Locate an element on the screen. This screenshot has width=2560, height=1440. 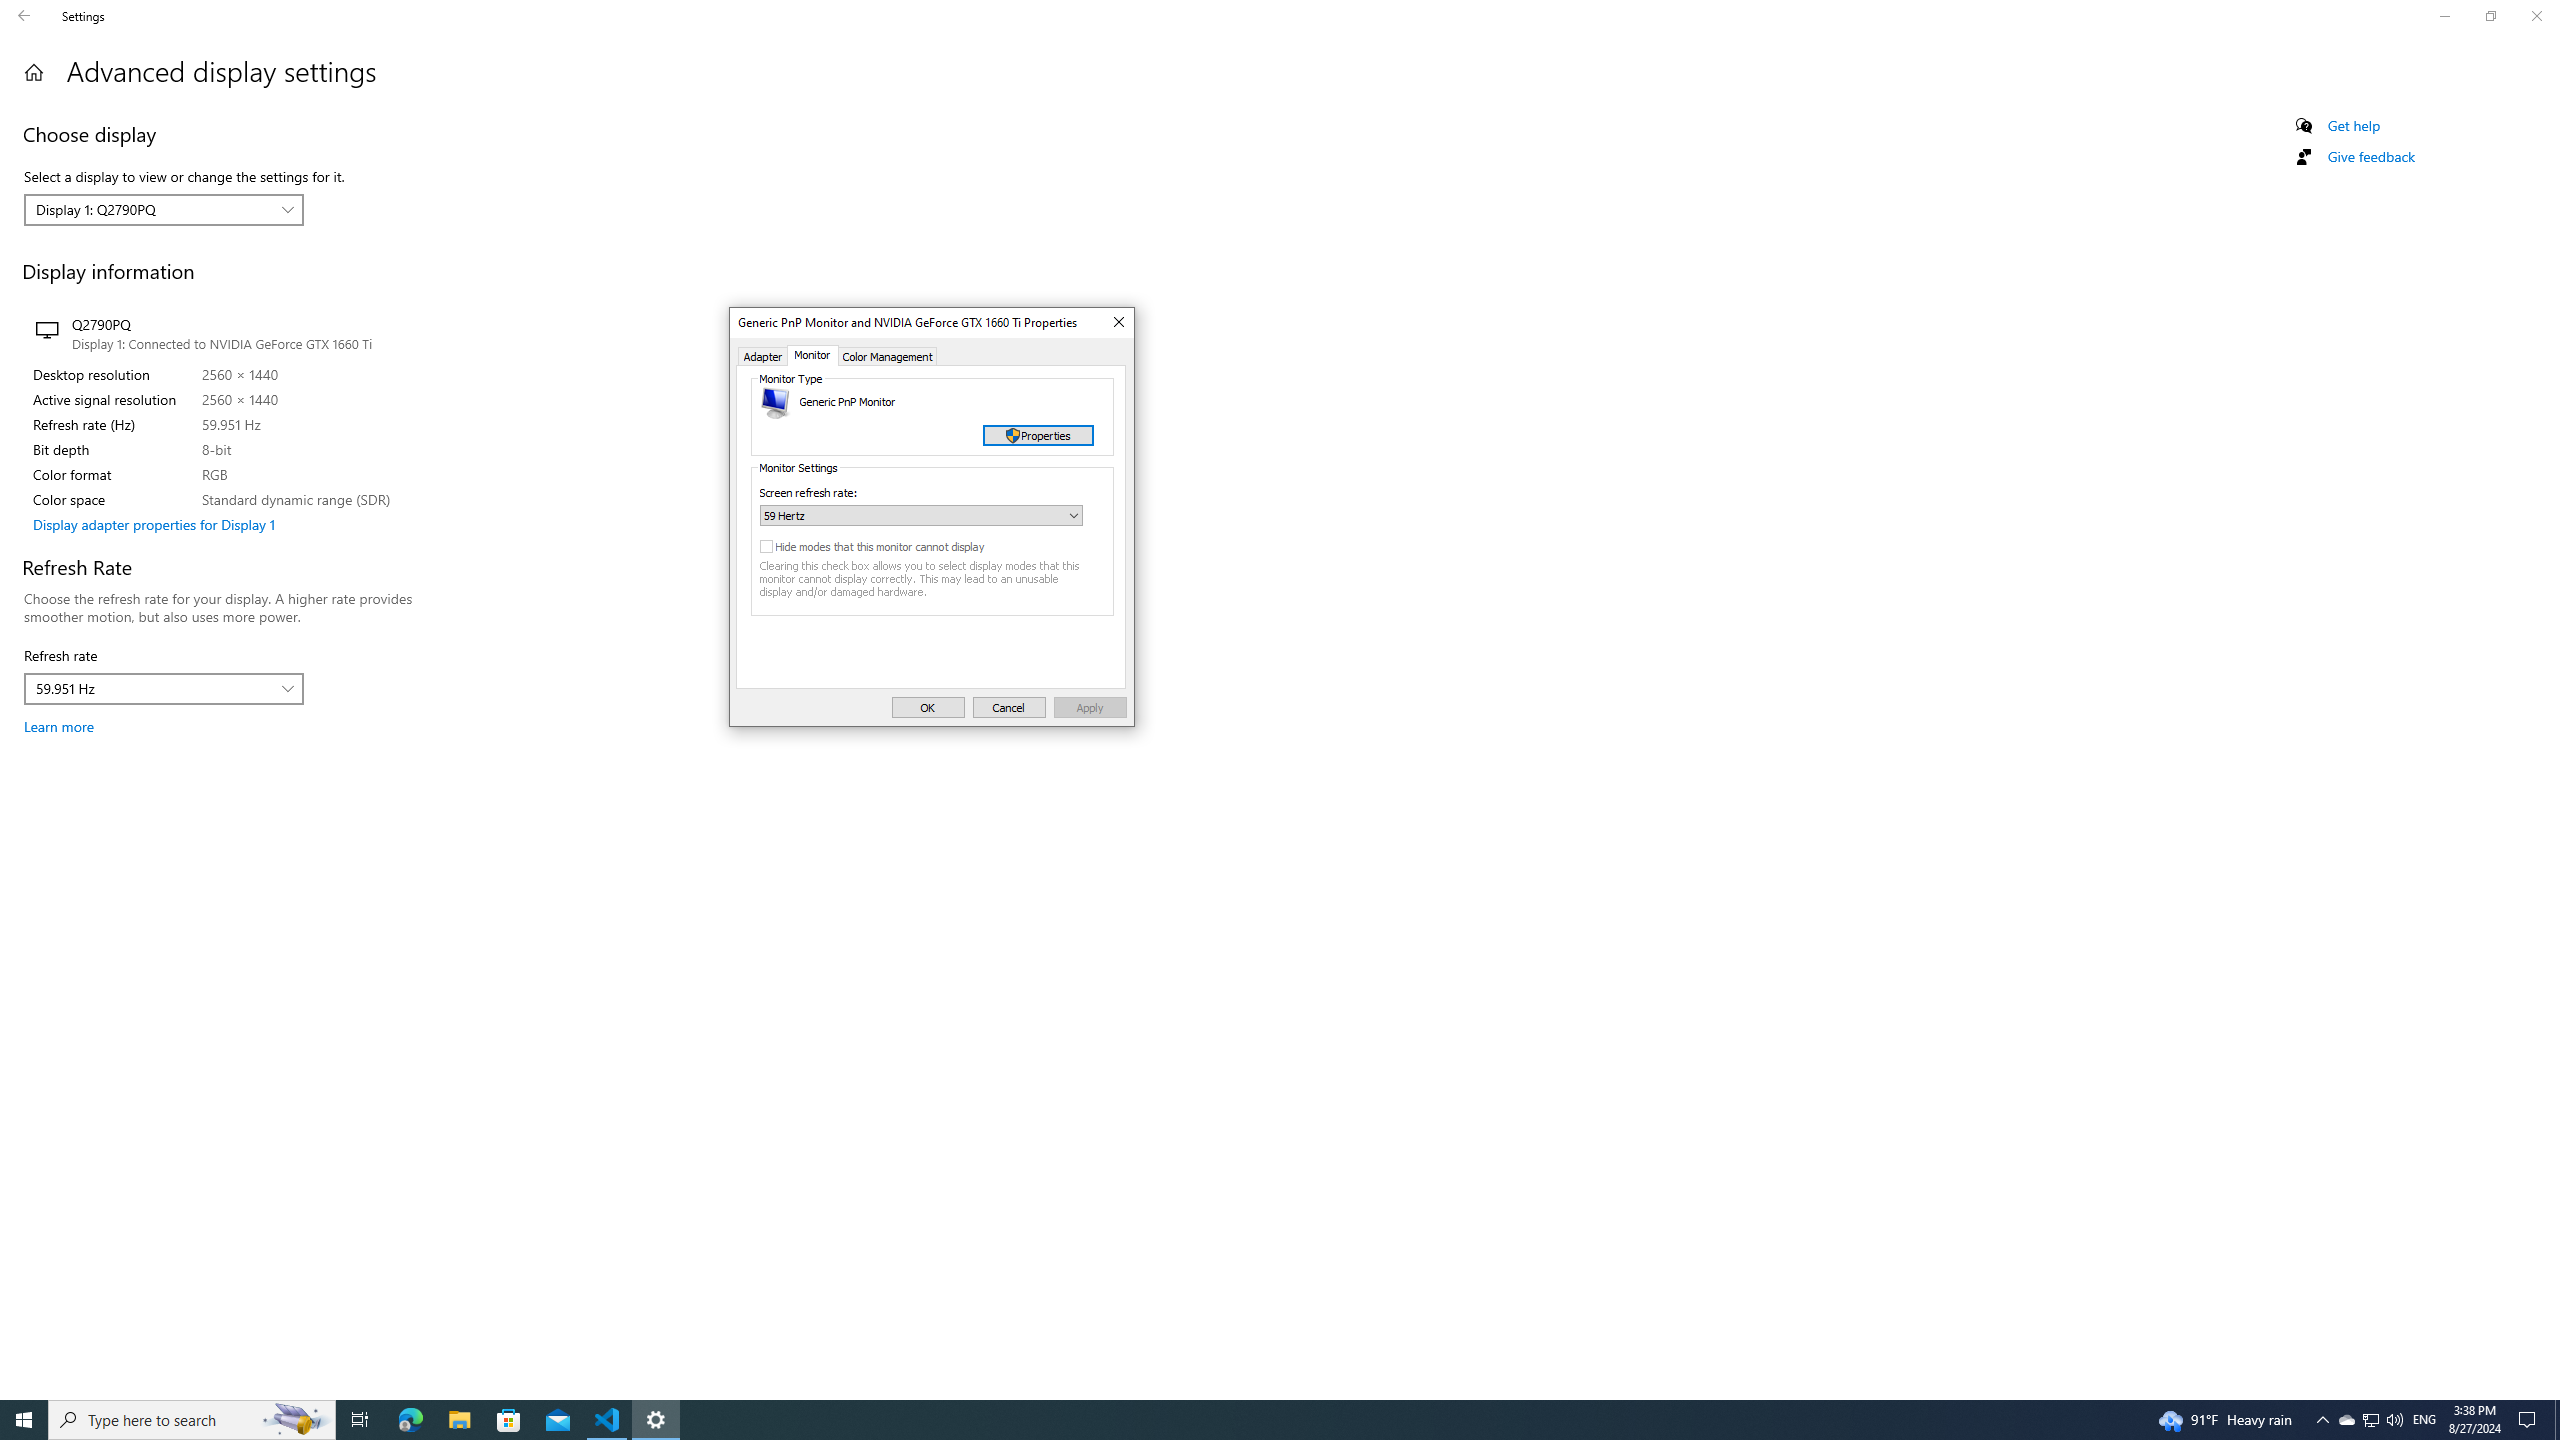
'Apply' is located at coordinates (1089, 706).